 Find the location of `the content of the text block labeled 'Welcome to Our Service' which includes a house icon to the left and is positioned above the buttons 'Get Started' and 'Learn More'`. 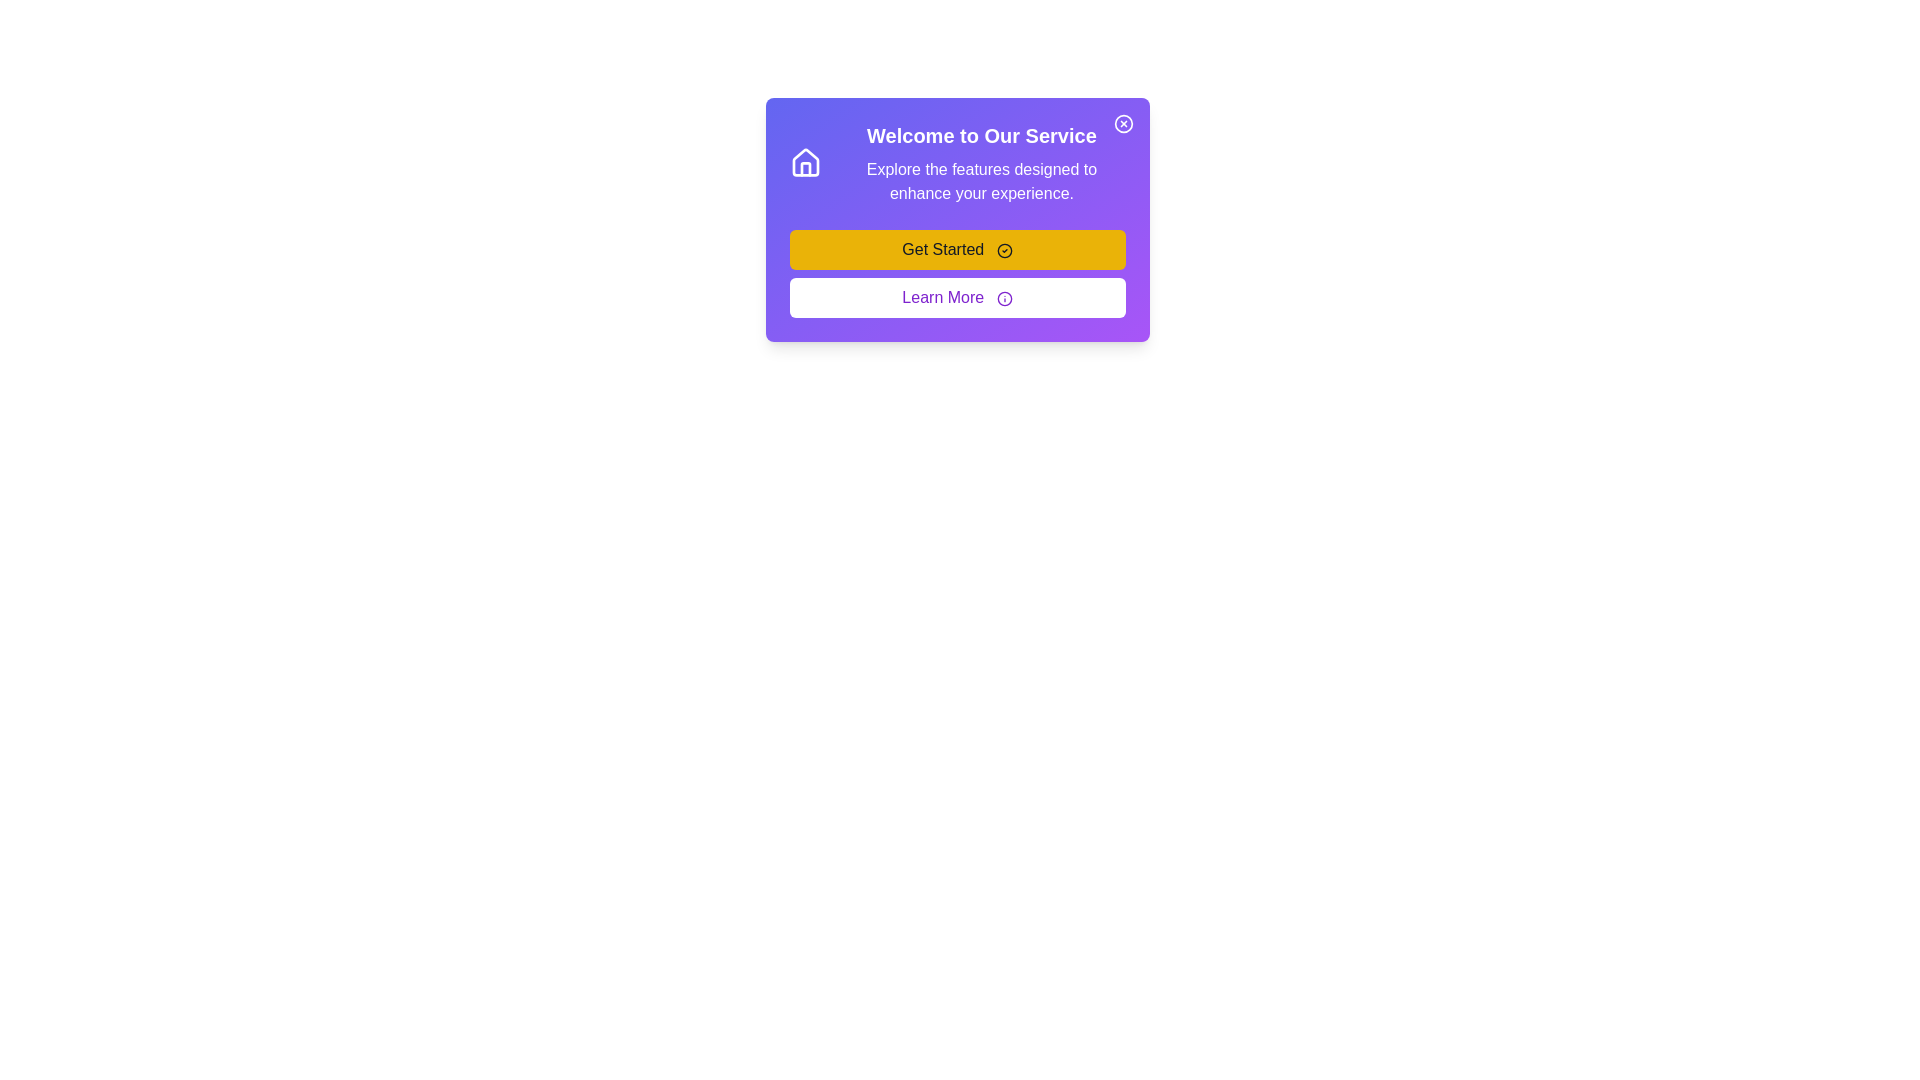

the content of the text block labeled 'Welcome to Our Service' which includes a house icon to the left and is positioned above the buttons 'Get Started' and 'Learn More' is located at coordinates (956, 163).